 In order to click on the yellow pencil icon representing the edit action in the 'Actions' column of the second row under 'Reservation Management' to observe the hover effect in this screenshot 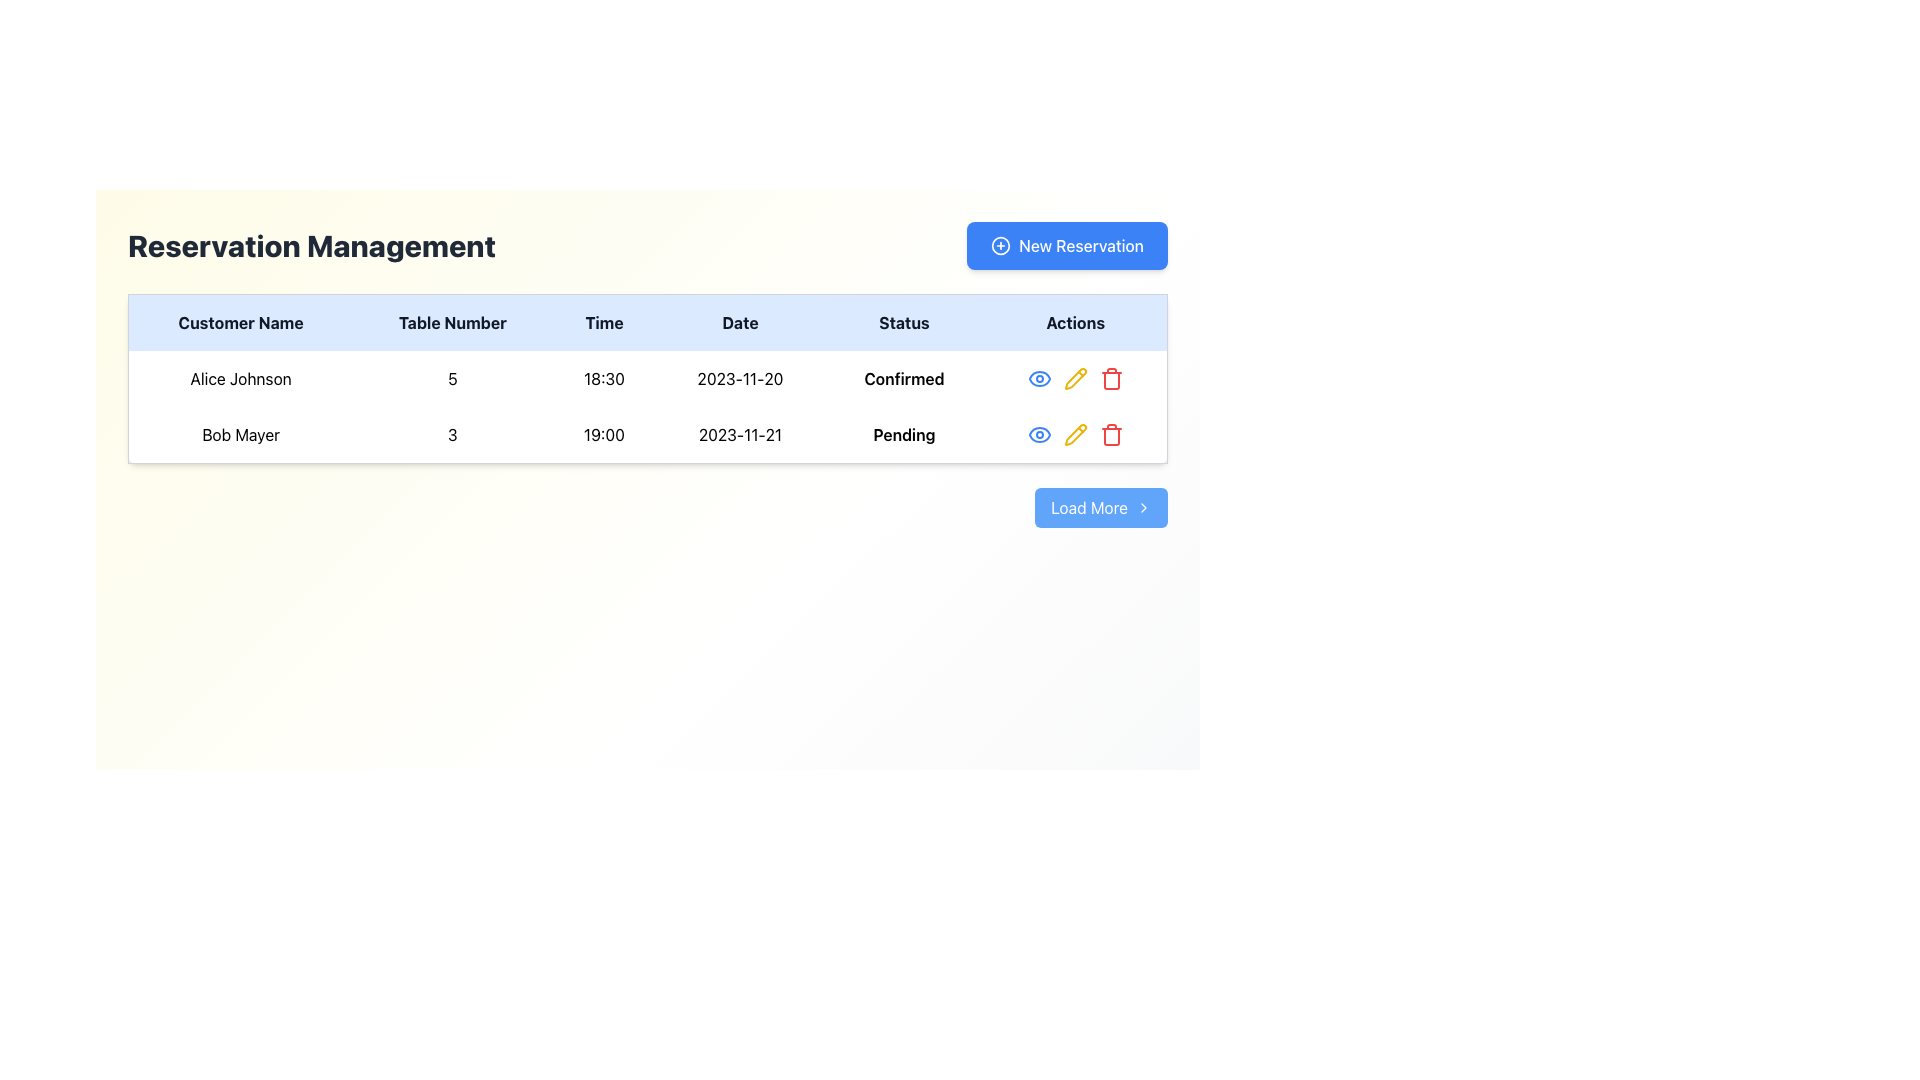, I will do `click(1074, 434)`.